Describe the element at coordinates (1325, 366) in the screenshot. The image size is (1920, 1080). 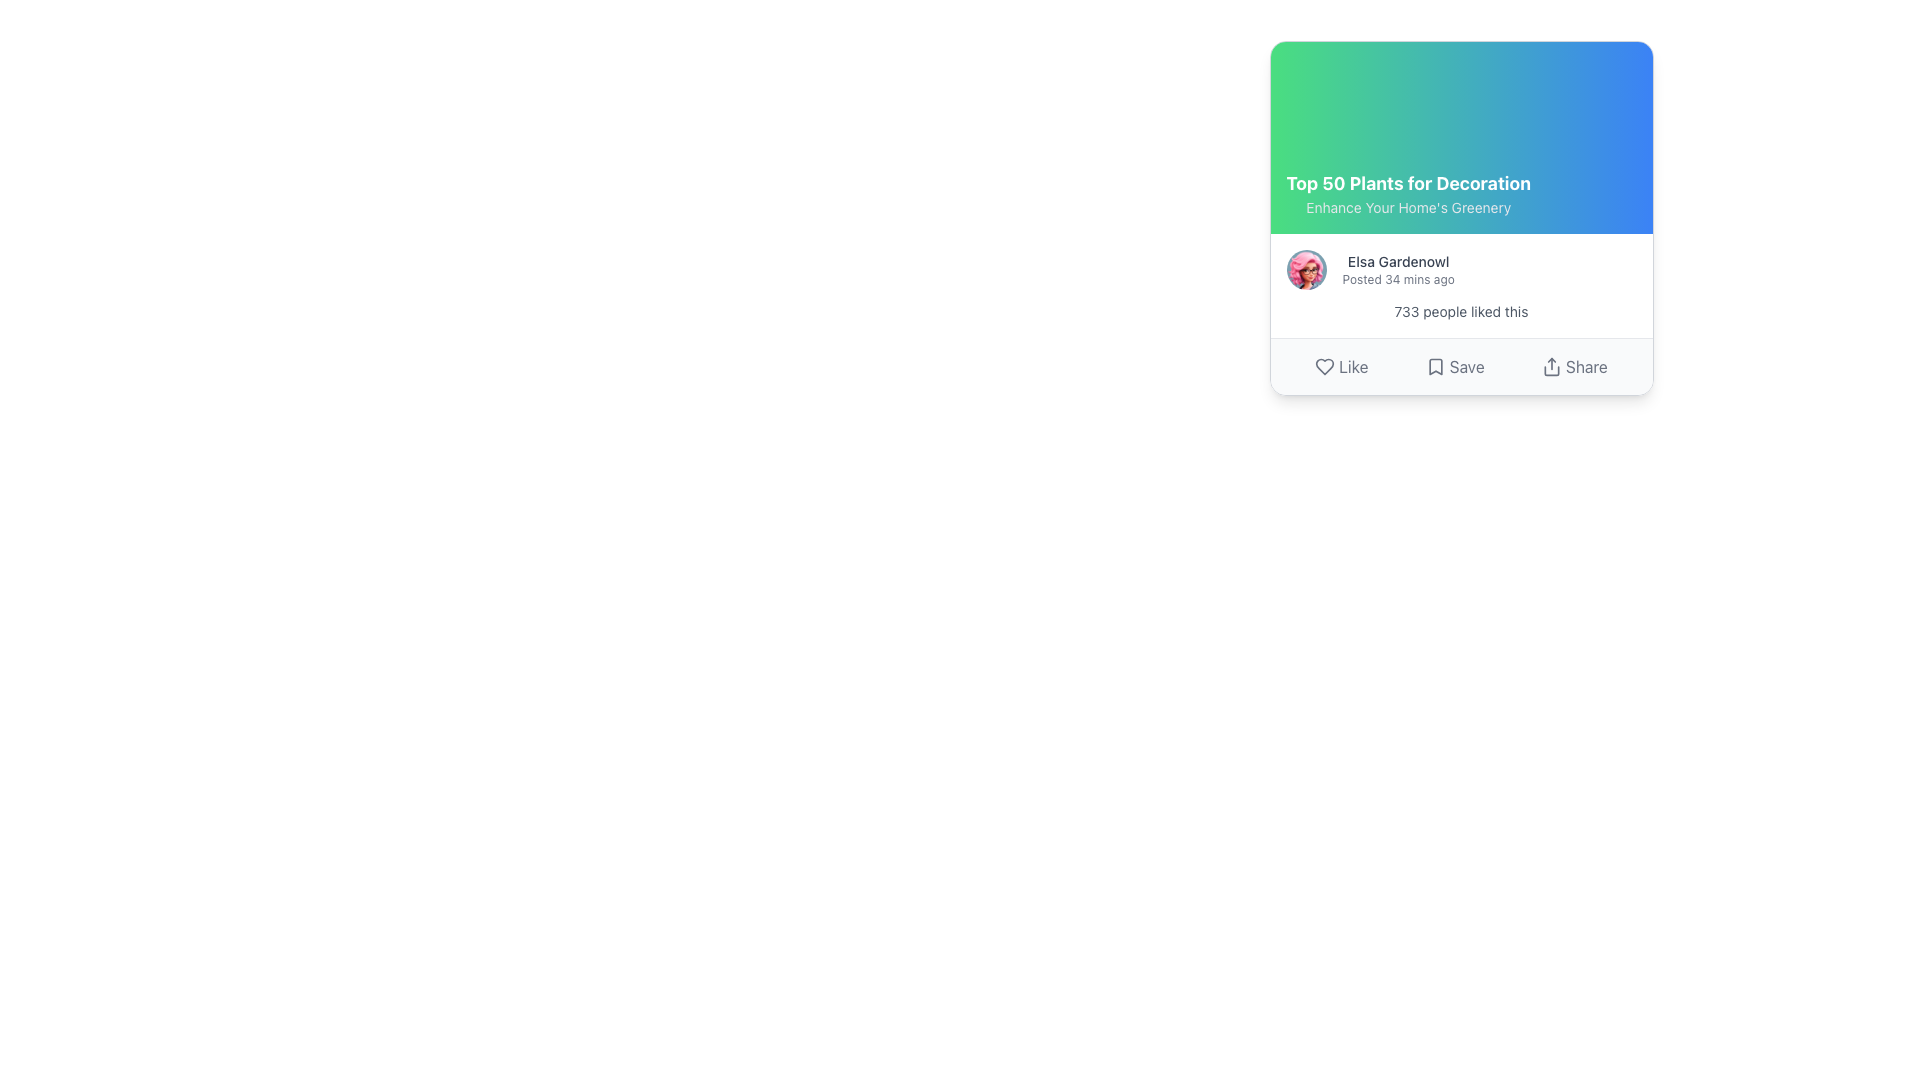
I see `the heart-shaped icon with a hollow design and smooth gray outline to like the content` at that location.